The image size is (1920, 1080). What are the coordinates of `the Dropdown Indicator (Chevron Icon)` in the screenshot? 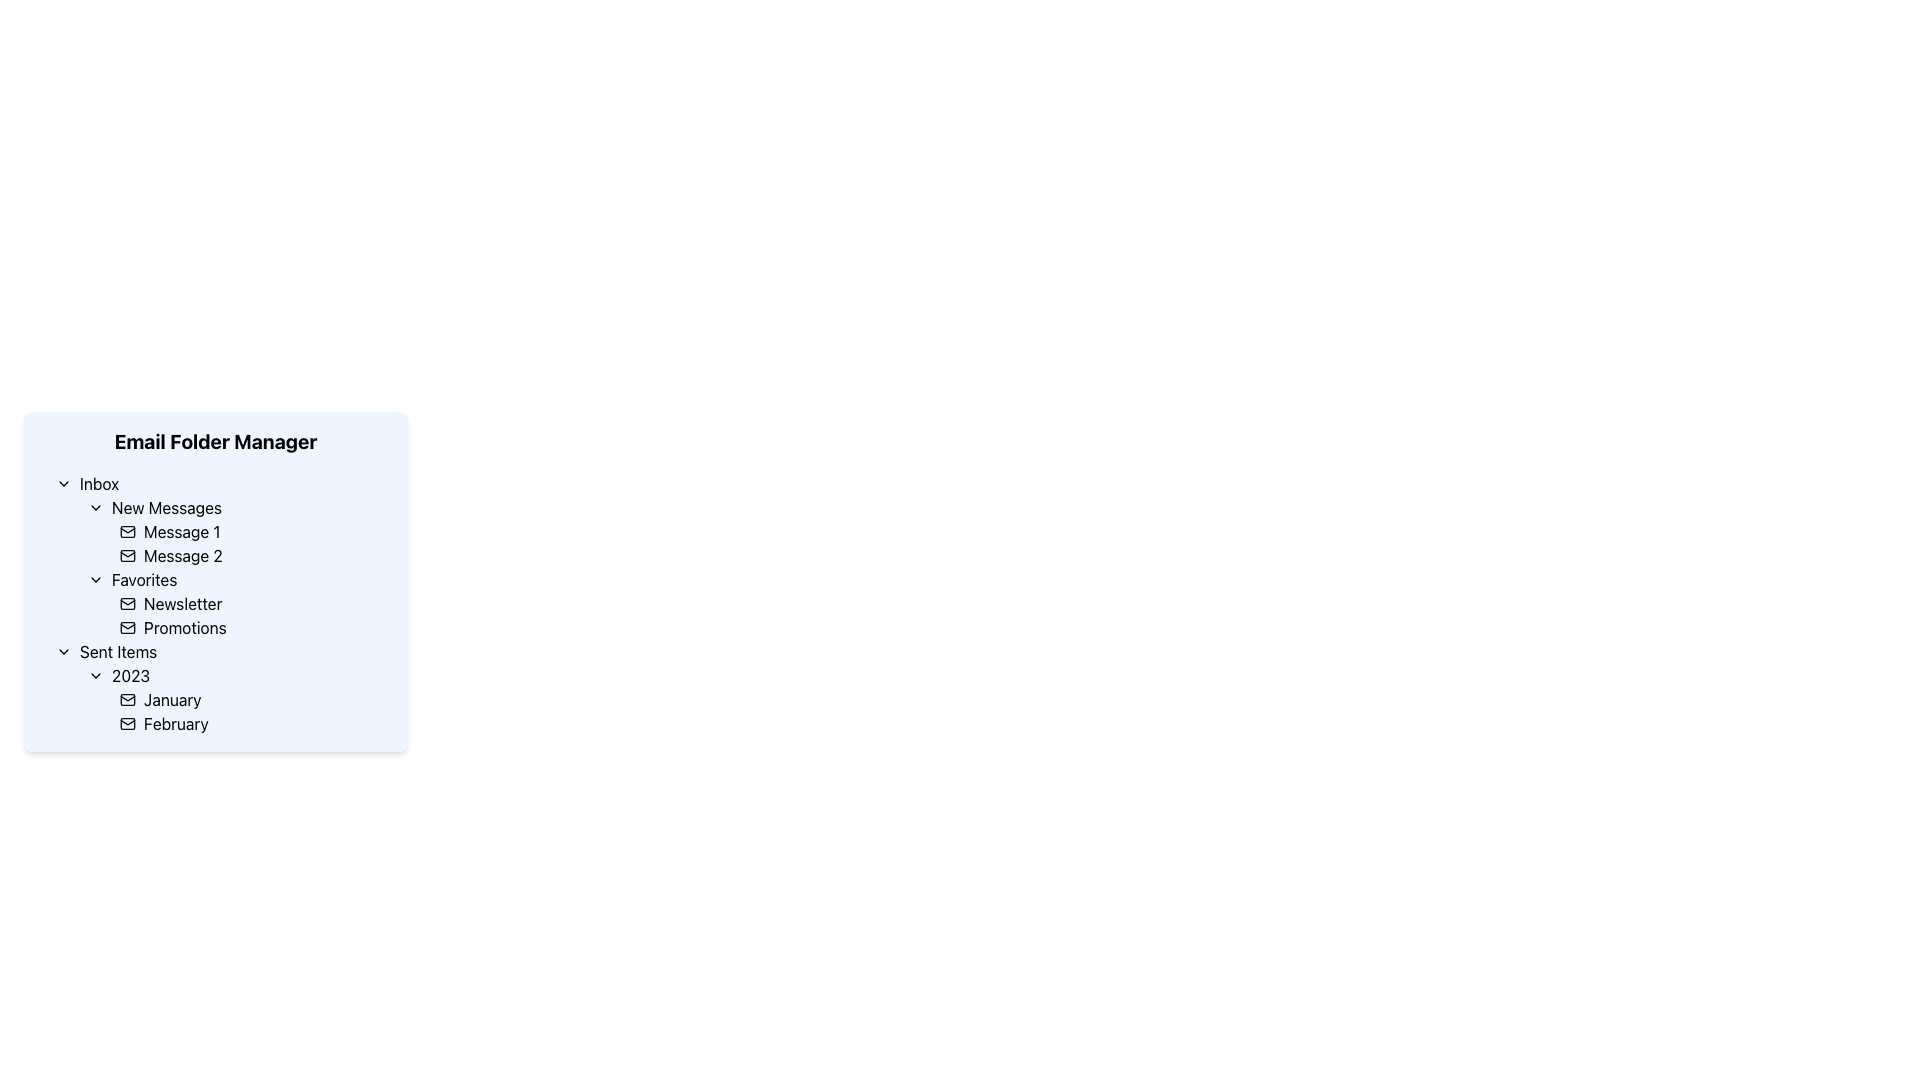 It's located at (95, 507).